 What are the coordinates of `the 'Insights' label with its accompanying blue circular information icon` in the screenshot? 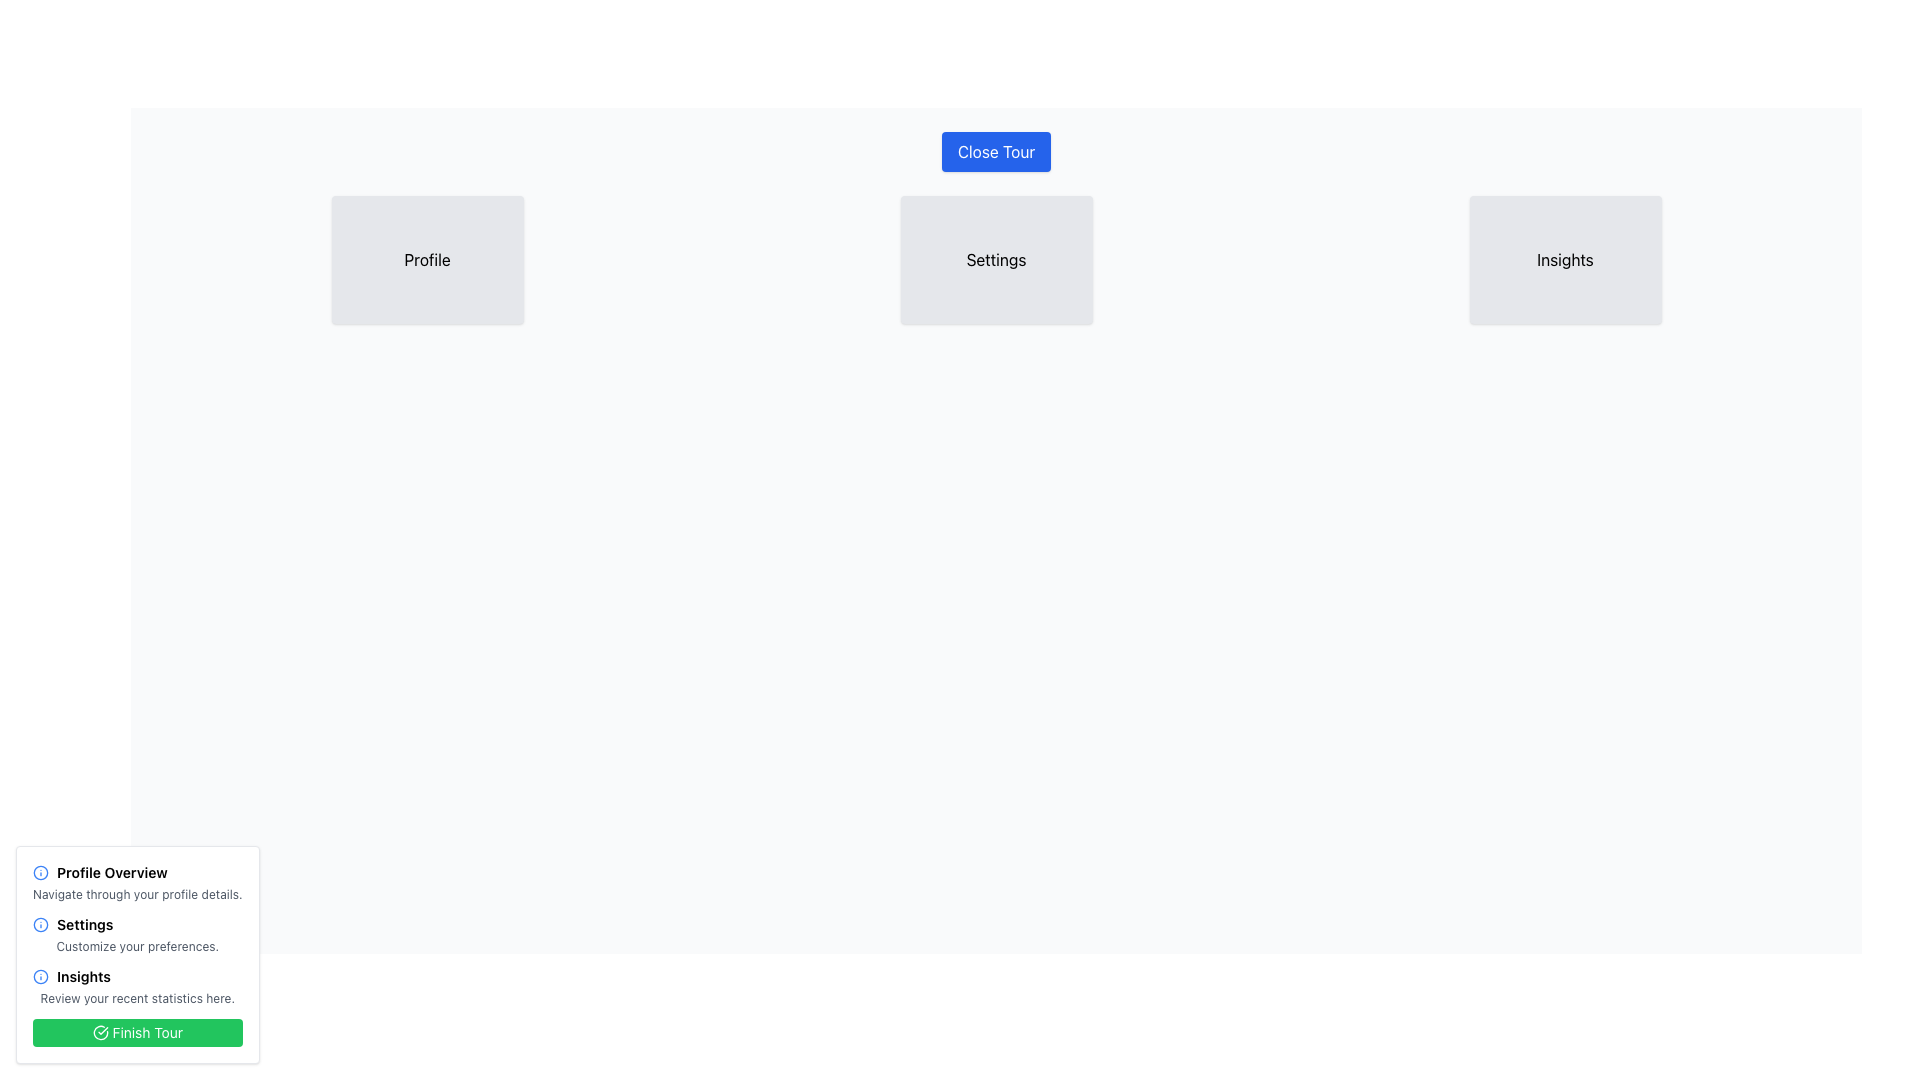 It's located at (136, 975).